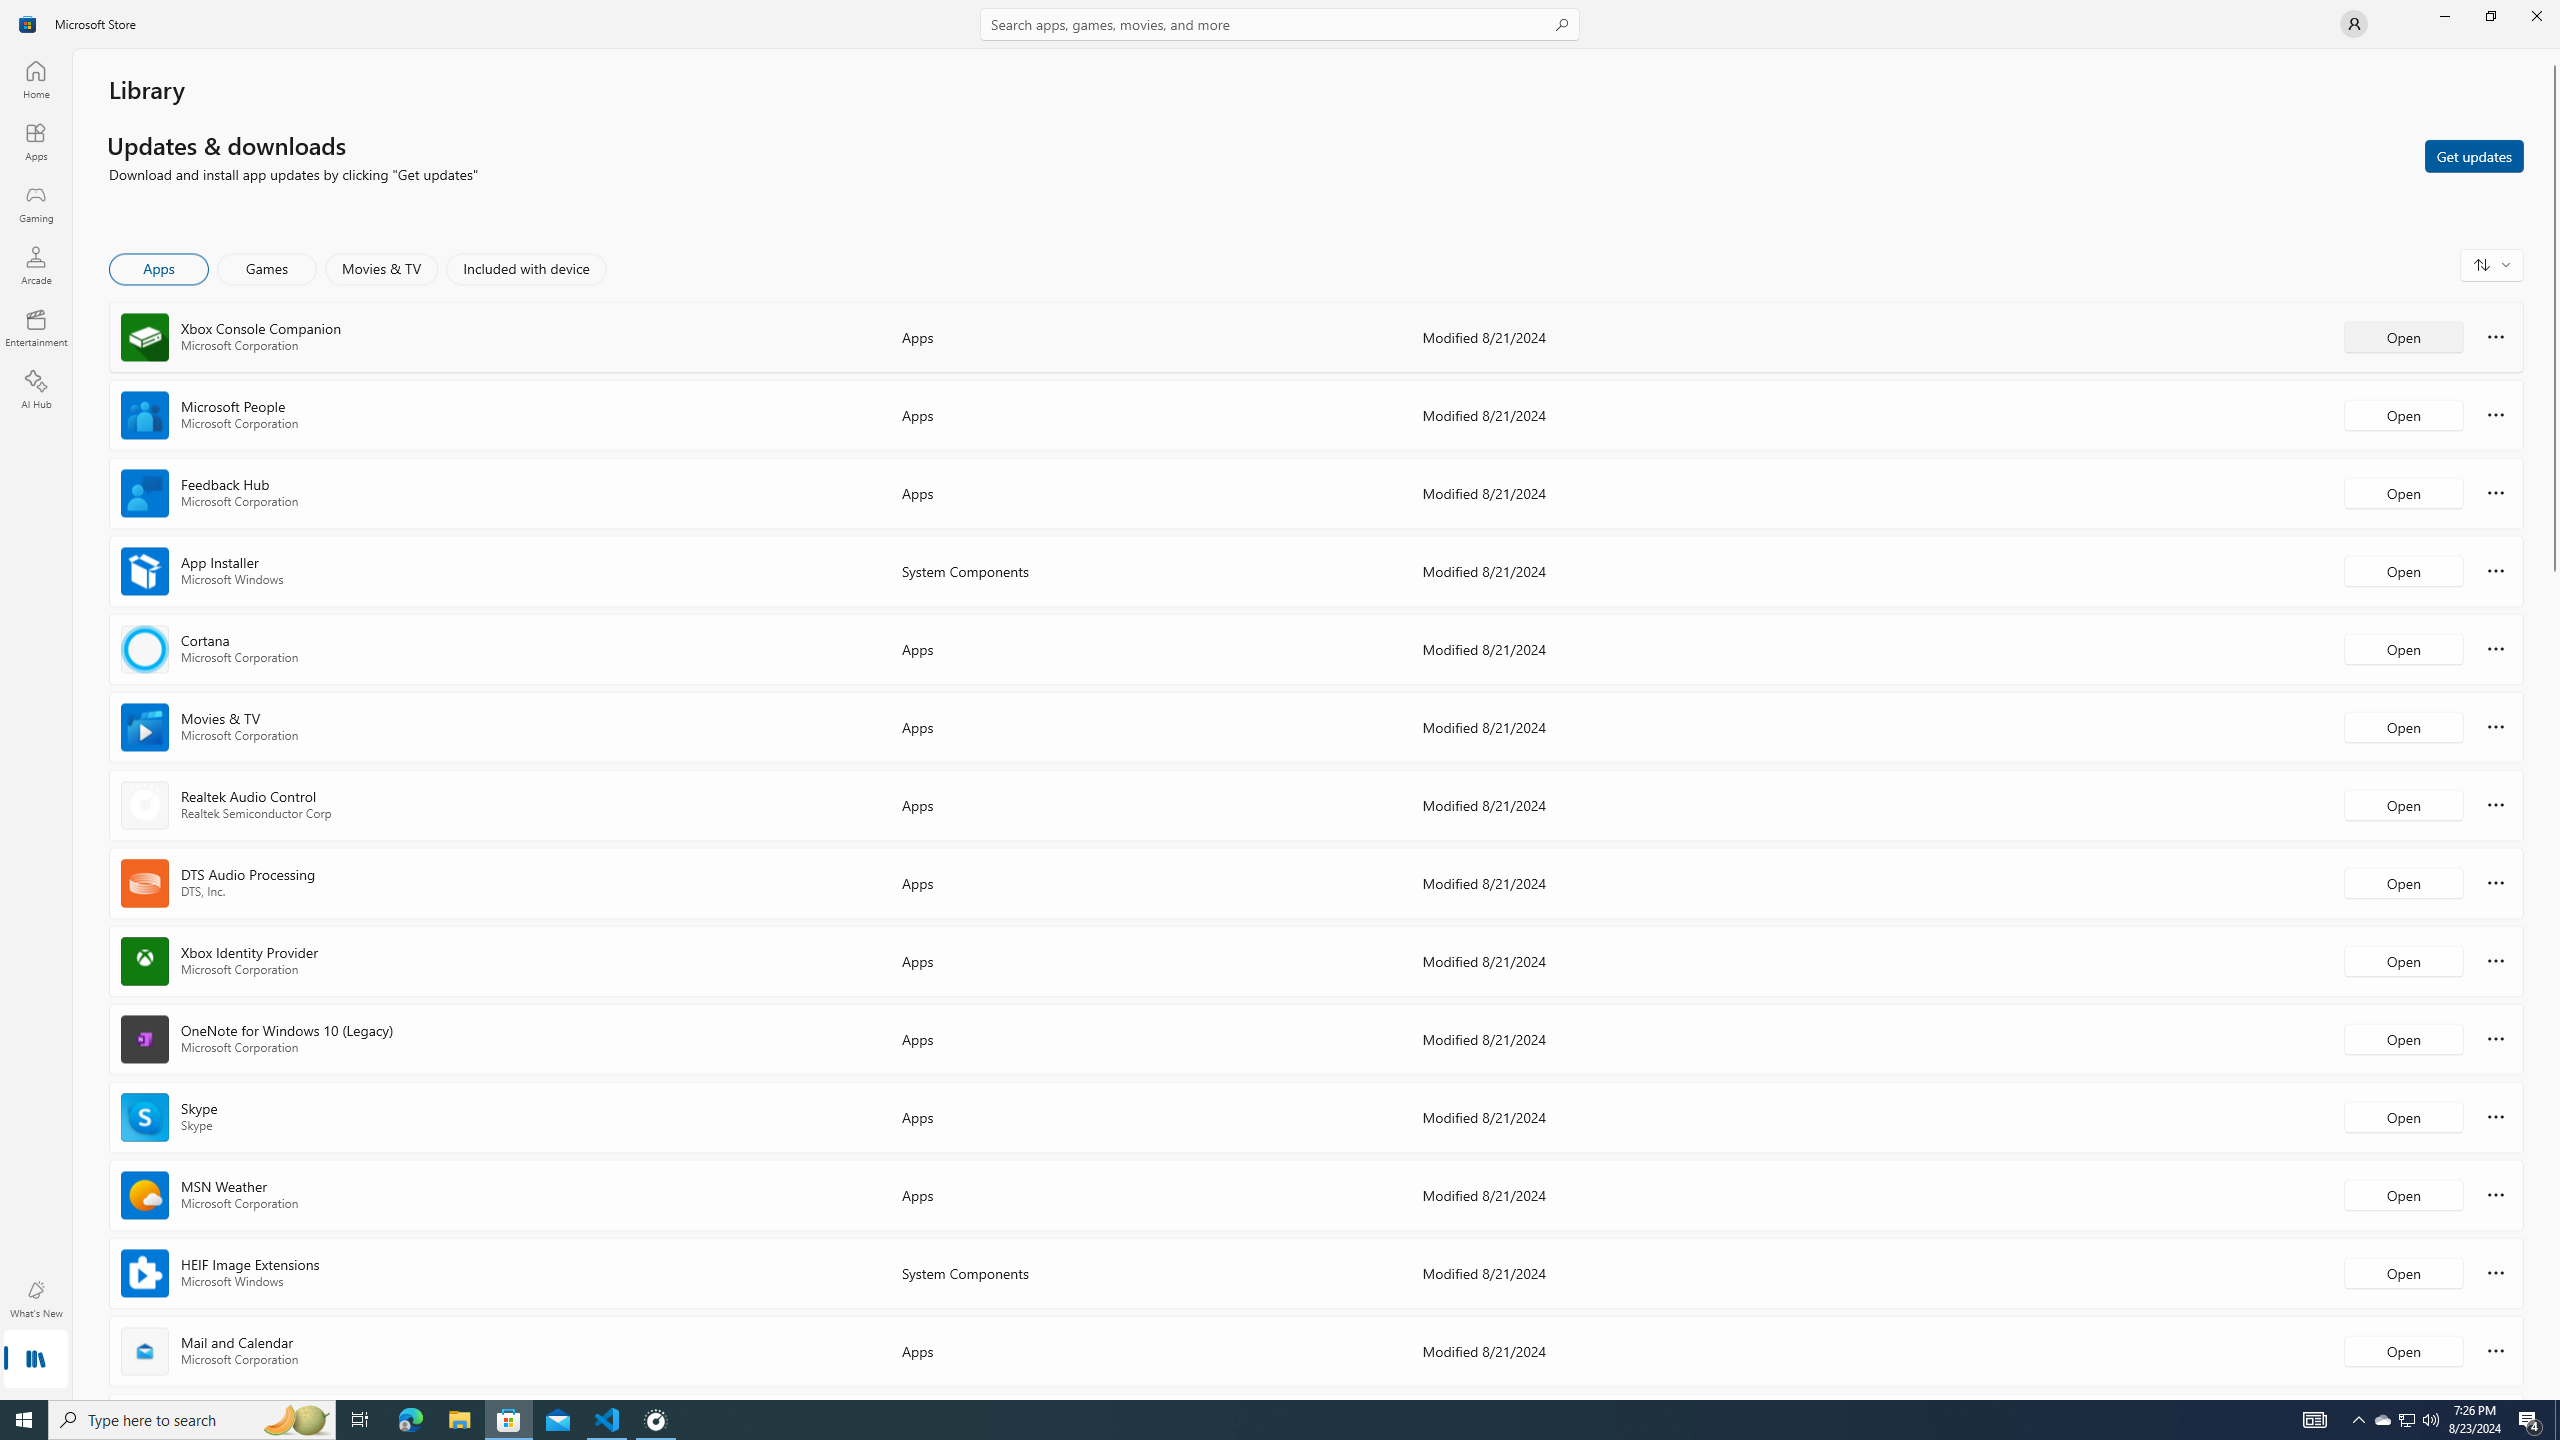 This screenshot has height=1440, width=2560. Describe the element at coordinates (2491, 264) in the screenshot. I see `'Sort and filter'` at that location.